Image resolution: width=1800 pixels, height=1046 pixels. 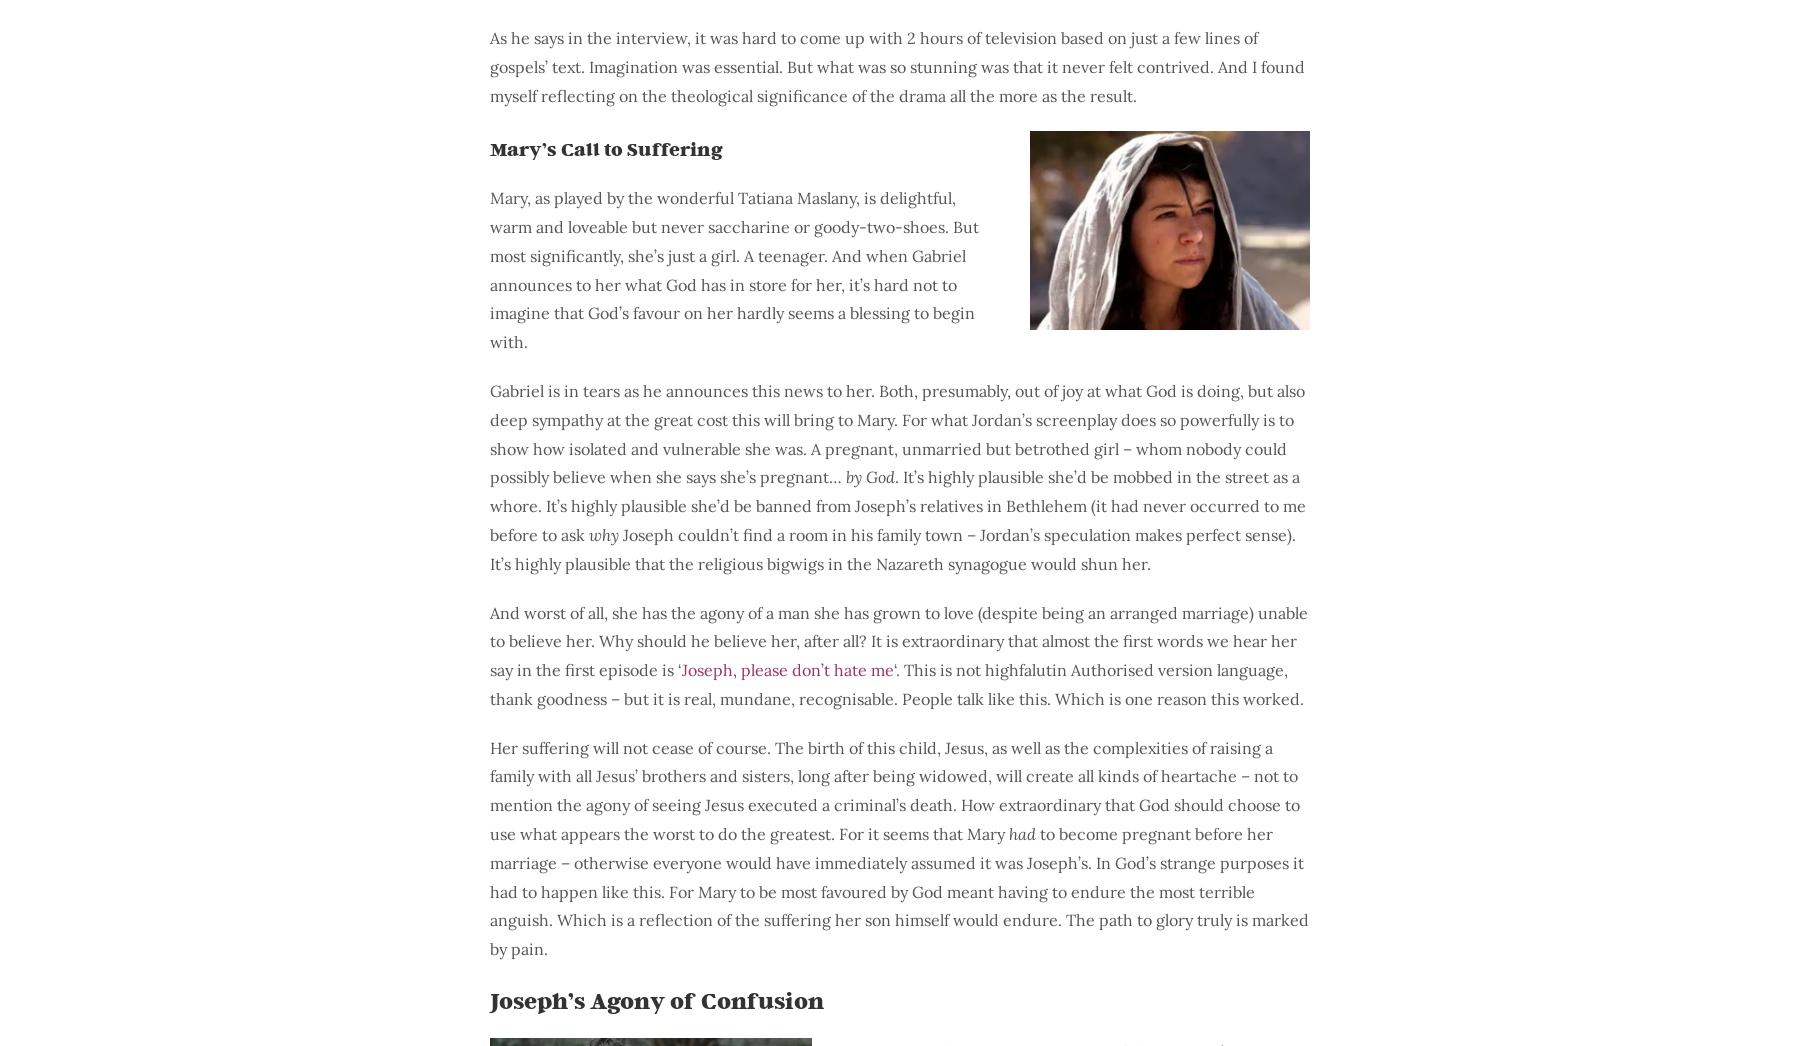 I want to click on '. It’s highly plausible she’d be mobbed in the street as a whore. It’s highly plausible she’d be banned from Joseph’s relatives in Bethlehem (it had never occurred to me before to ask', so click(x=898, y=505).